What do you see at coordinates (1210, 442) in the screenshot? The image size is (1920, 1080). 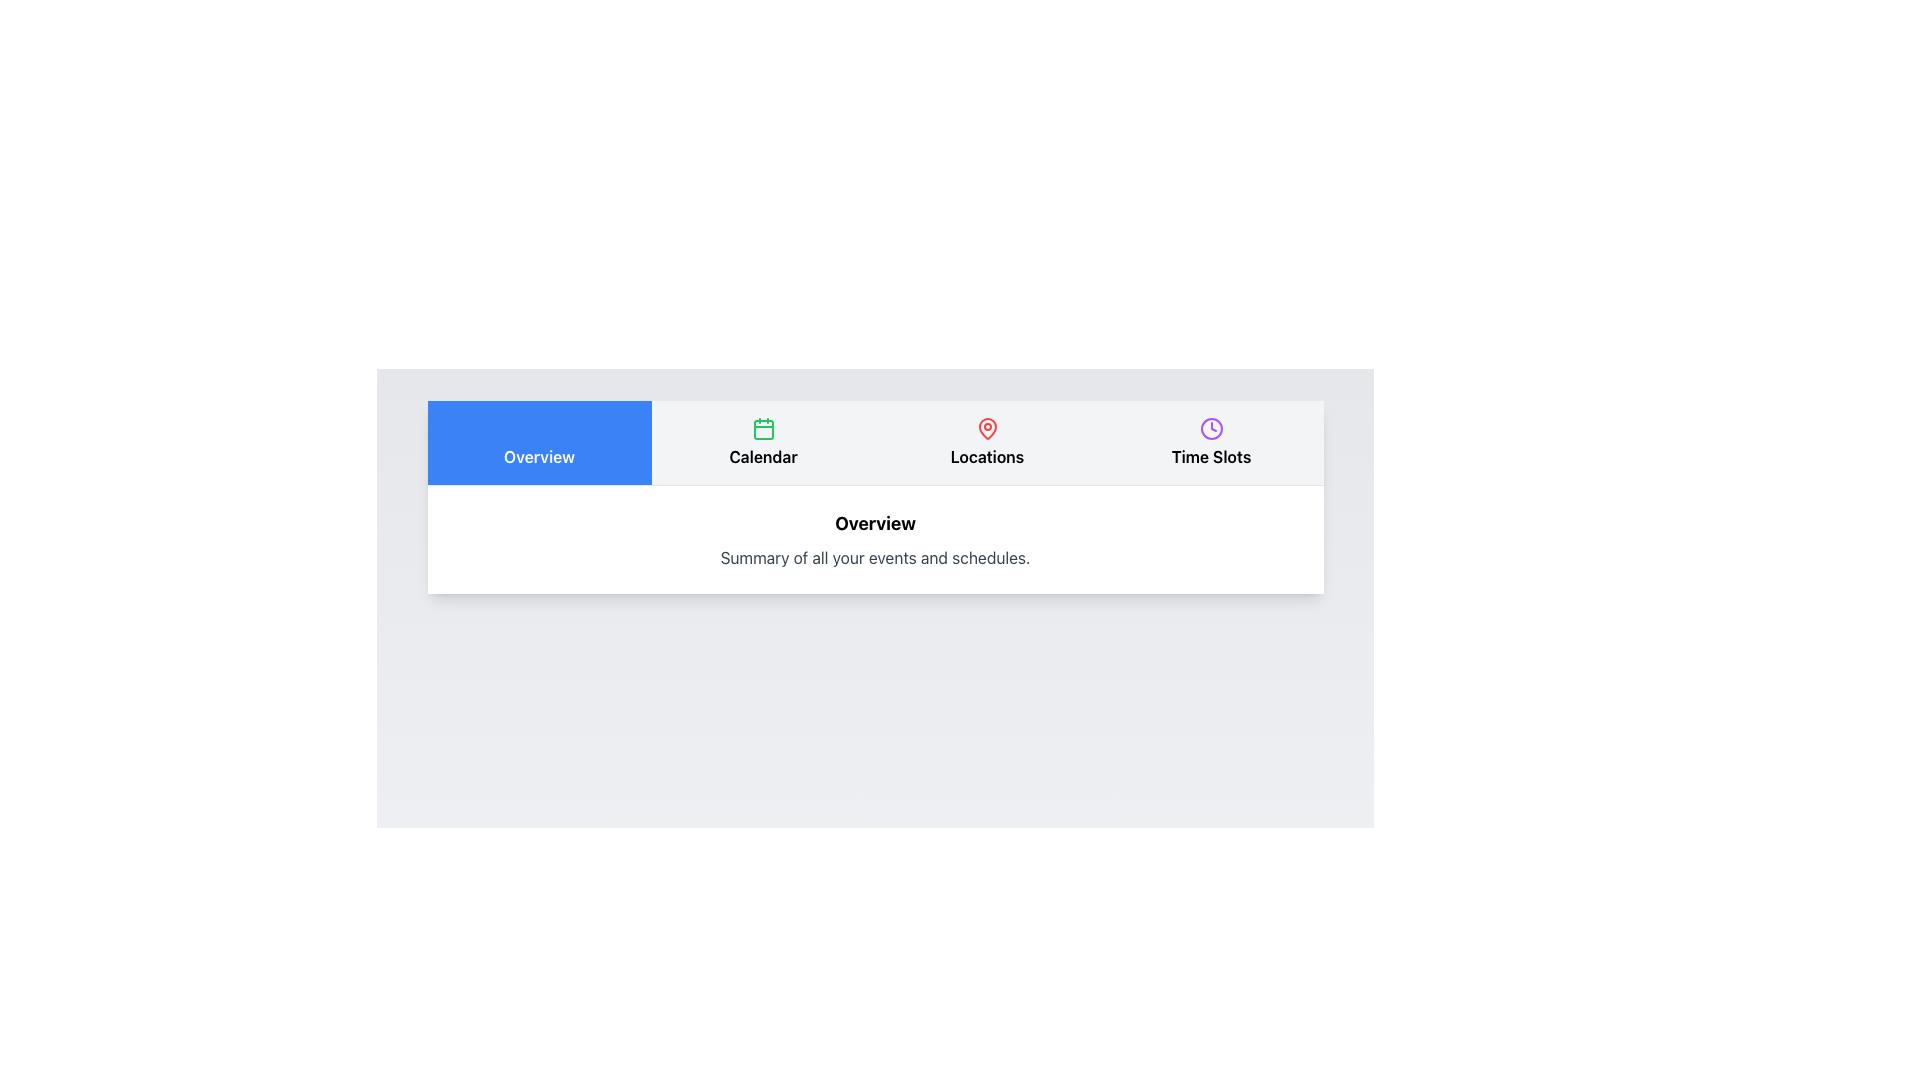 I see `the navigation button labeled 'Time Slots' located in the top navigation section, which is the fourth item in a horizontal list after 'Overview,' 'Calendar,' and 'Locations'` at bounding box center [1210, 442].